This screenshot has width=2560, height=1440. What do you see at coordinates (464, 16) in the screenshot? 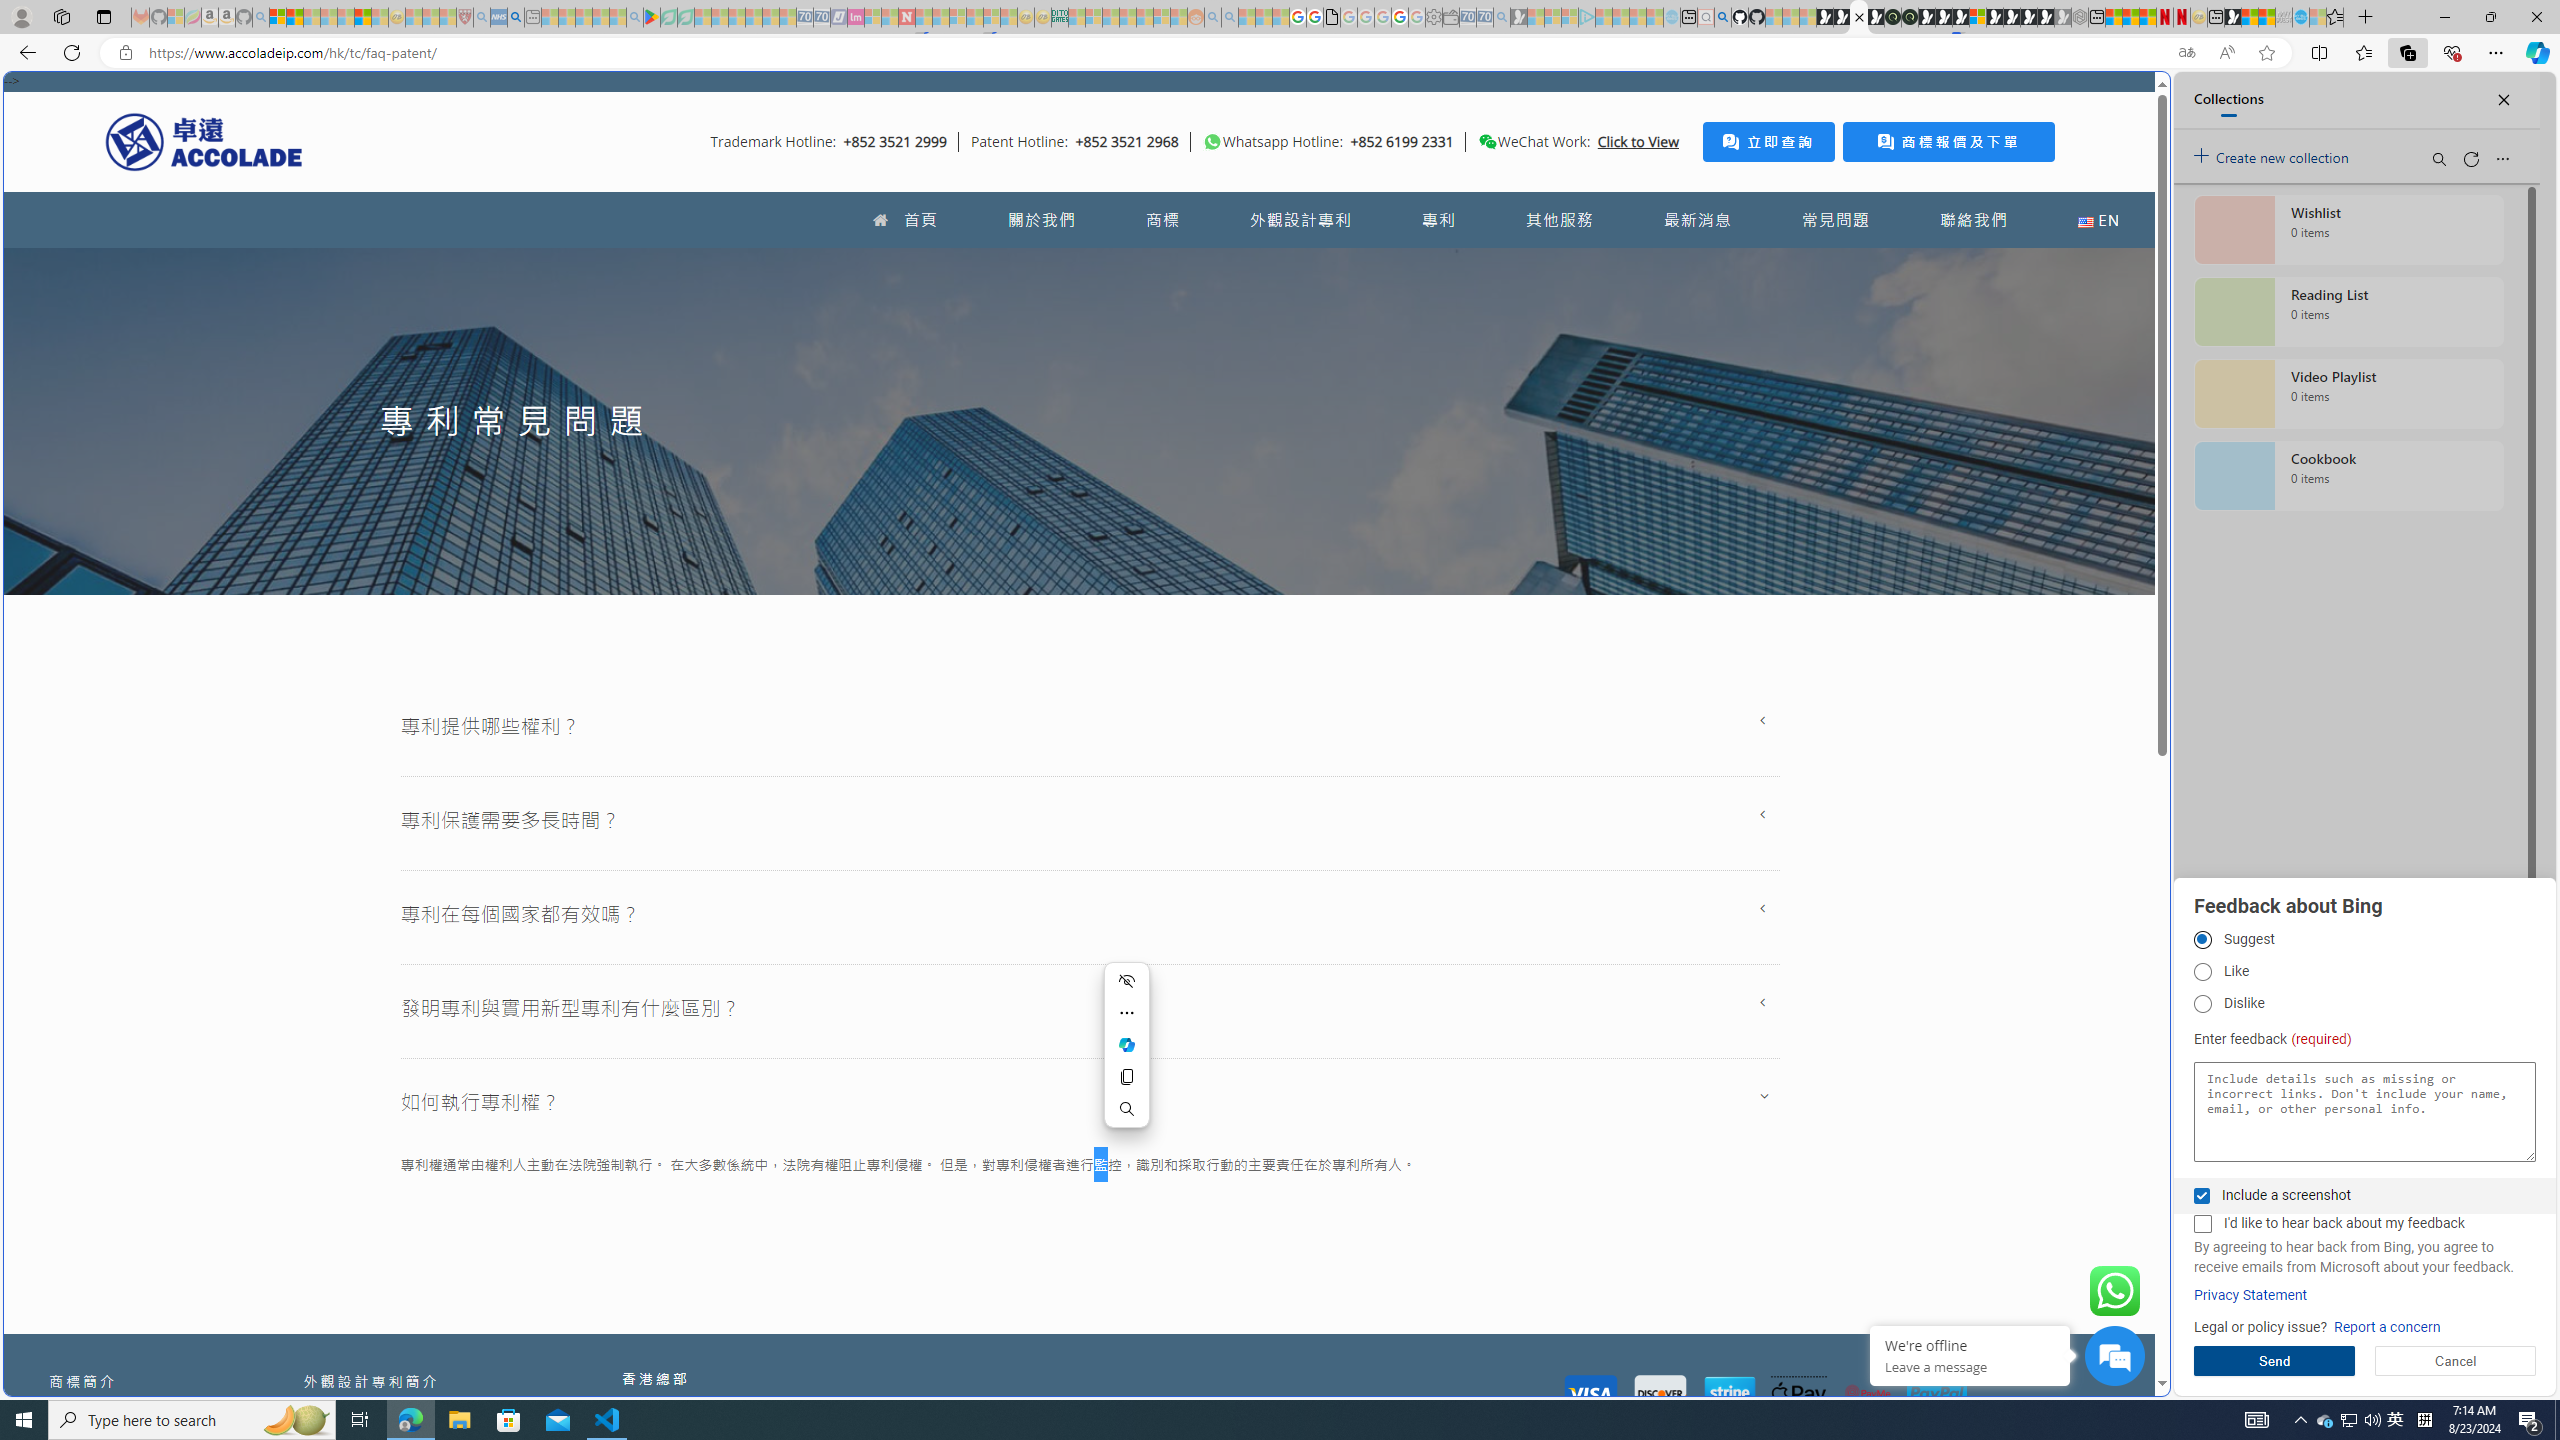
I see `'Robert H. Shmerling, MD - Harvard Health - Sleeping'` at bounding box center [464, 16].